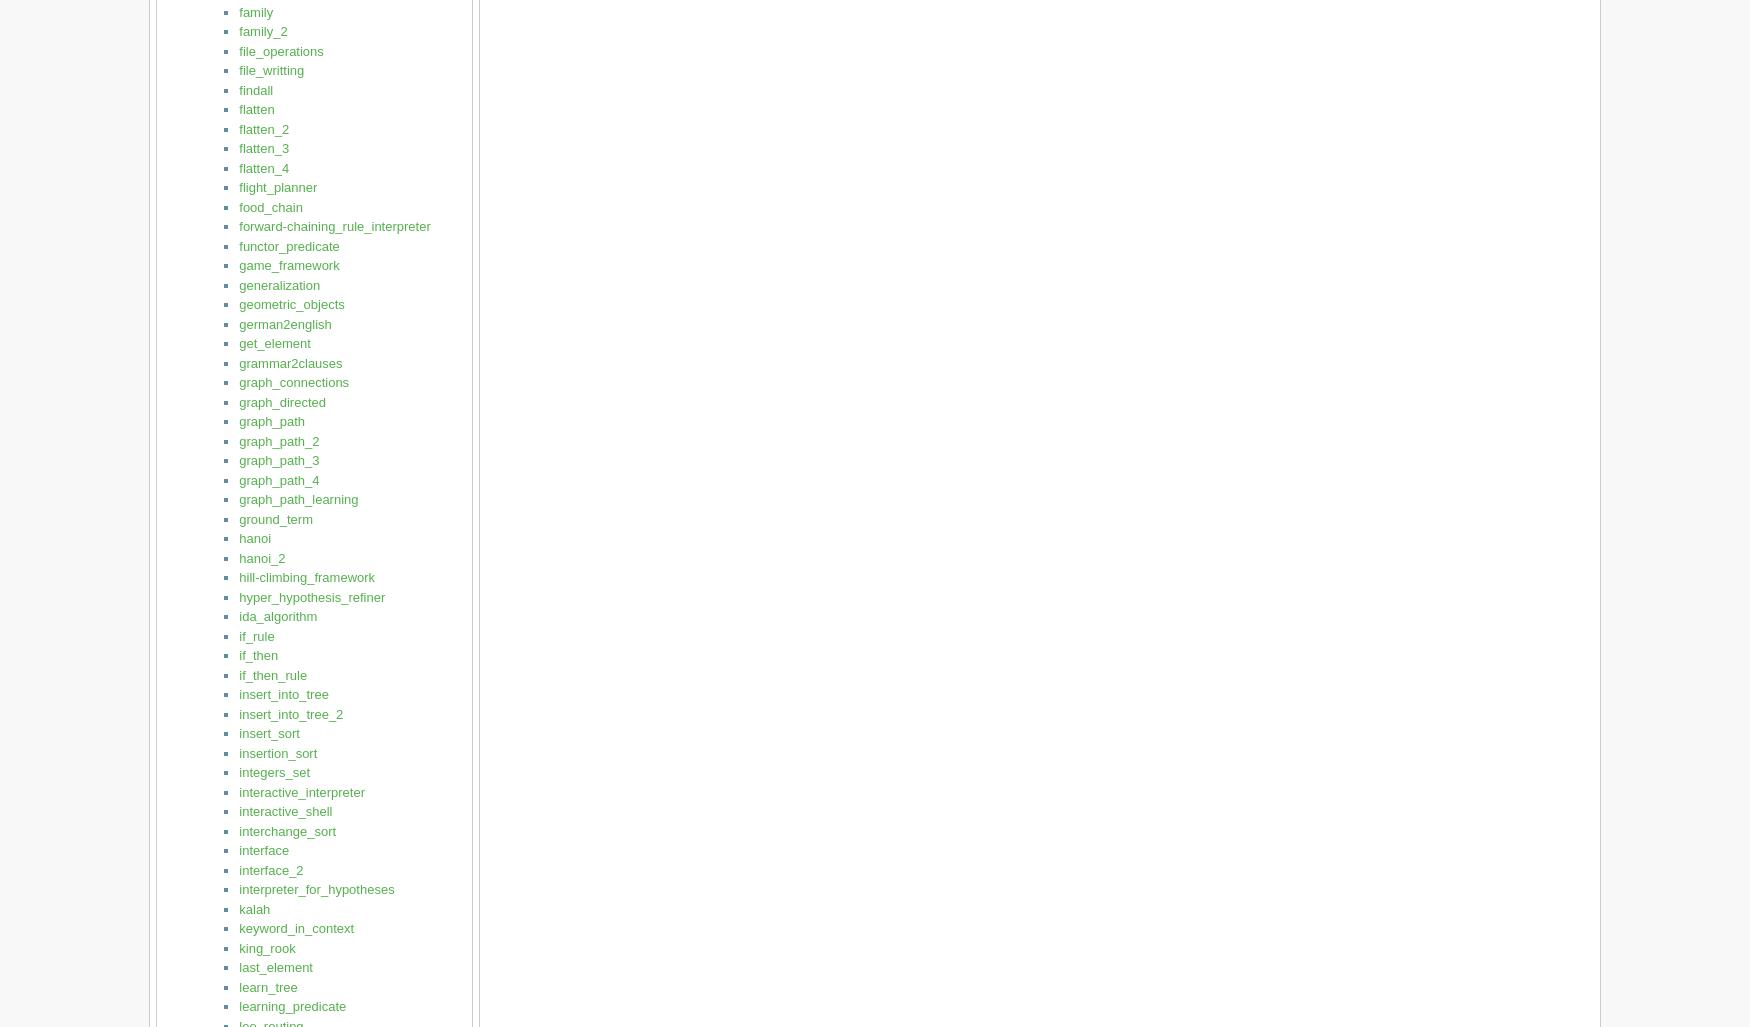 This screenshot has height=1027, width=1750. I want to click on 'keyword_in_context', so click(239, 928).